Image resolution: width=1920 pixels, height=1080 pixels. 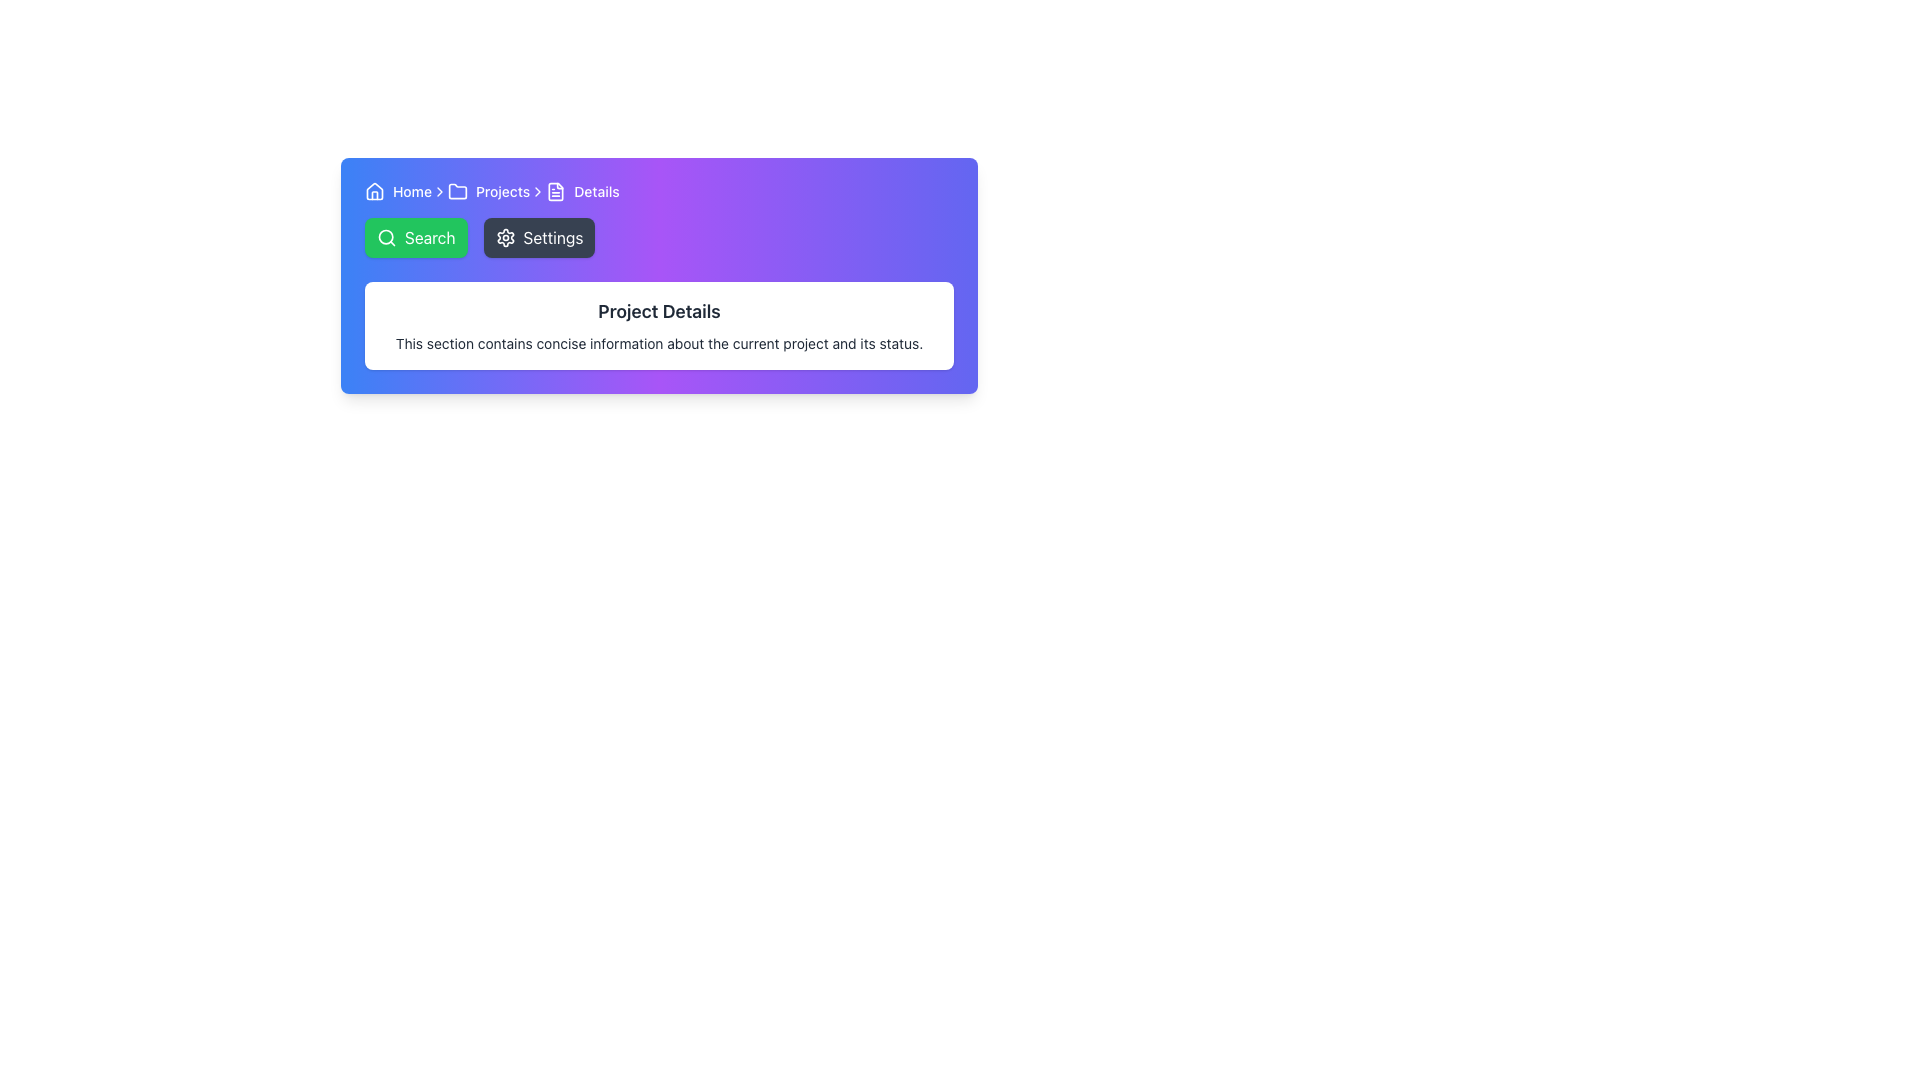 What do you see at coordinates (556, 192) in the screenshot?
I see `the Icon representing the 'Details' section in the breadcrumb navigation, located between the 'Projects' folder icon and the 'Details' text label` at bounding box center [556, 192].